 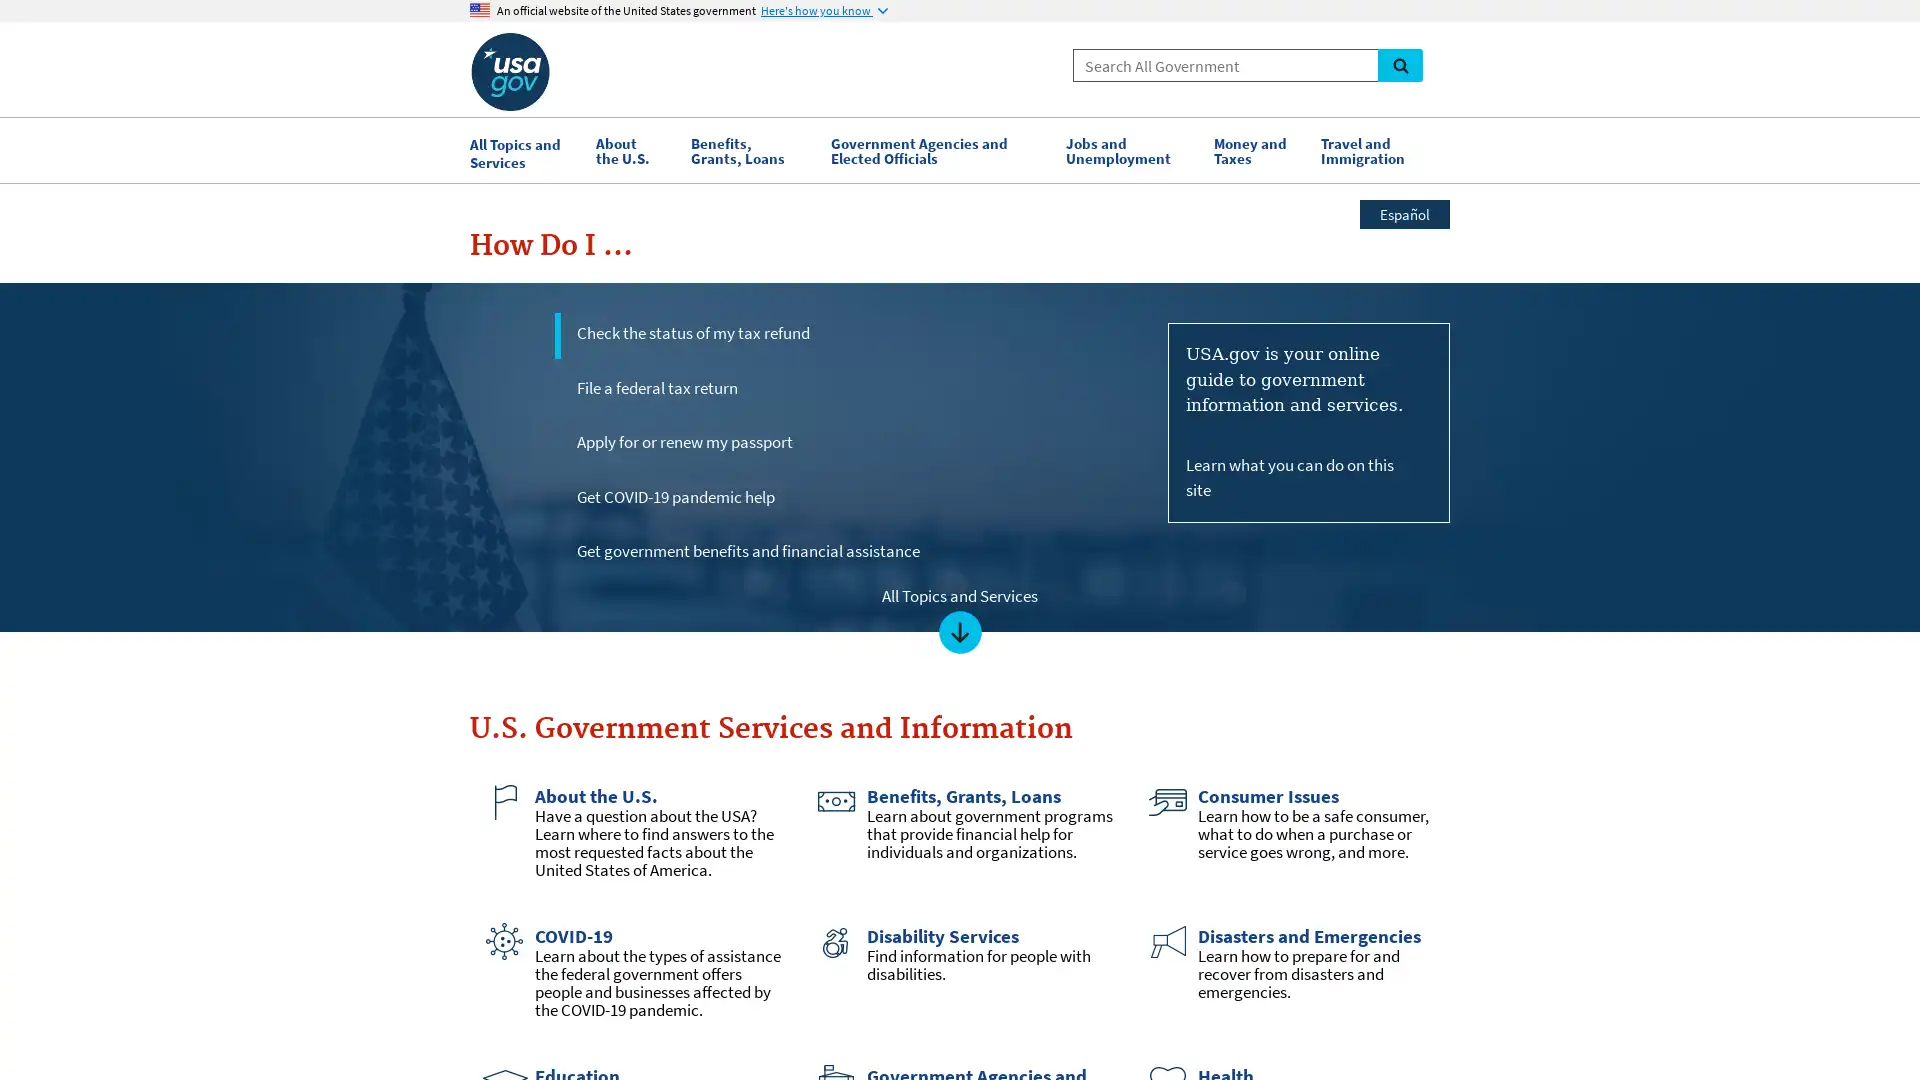 I want to click on About the U.S., so click(x=632, y=149).